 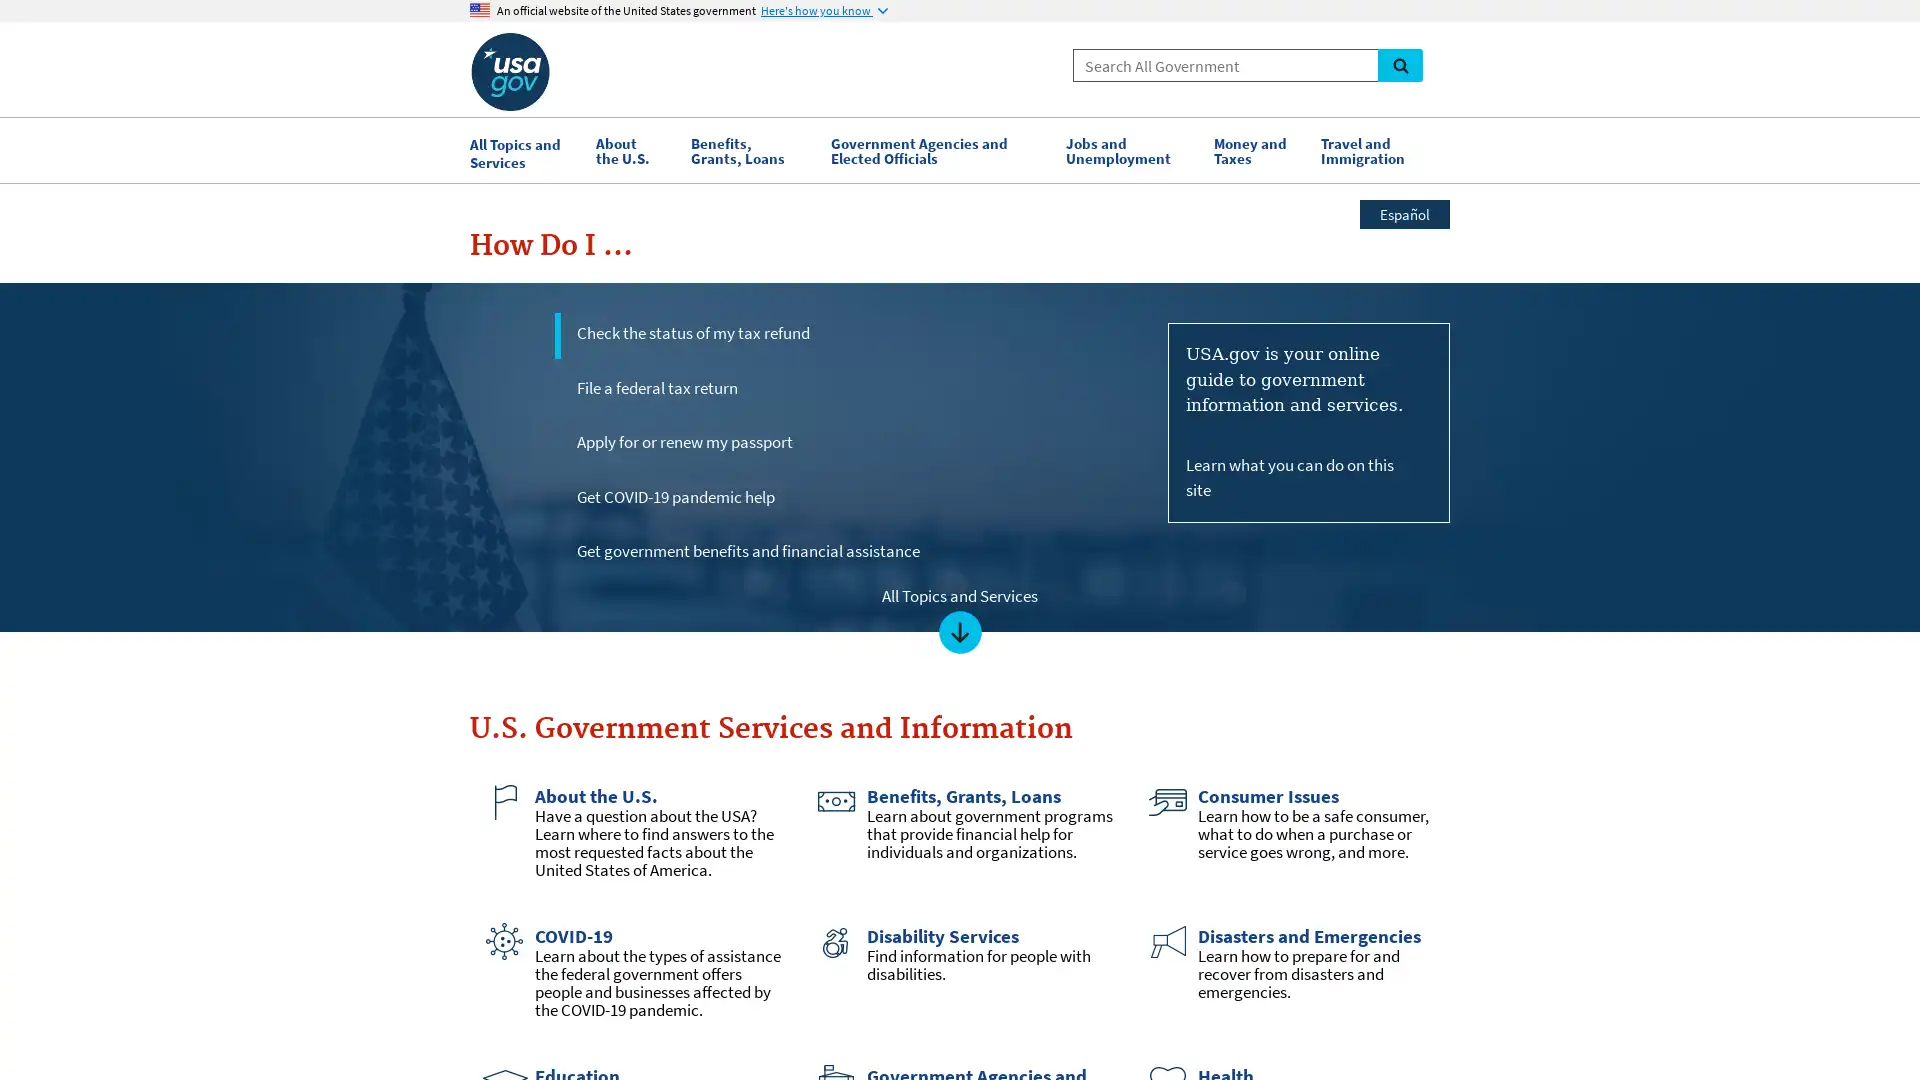 I want to click on About the U.S., so click(x=632, y=149).